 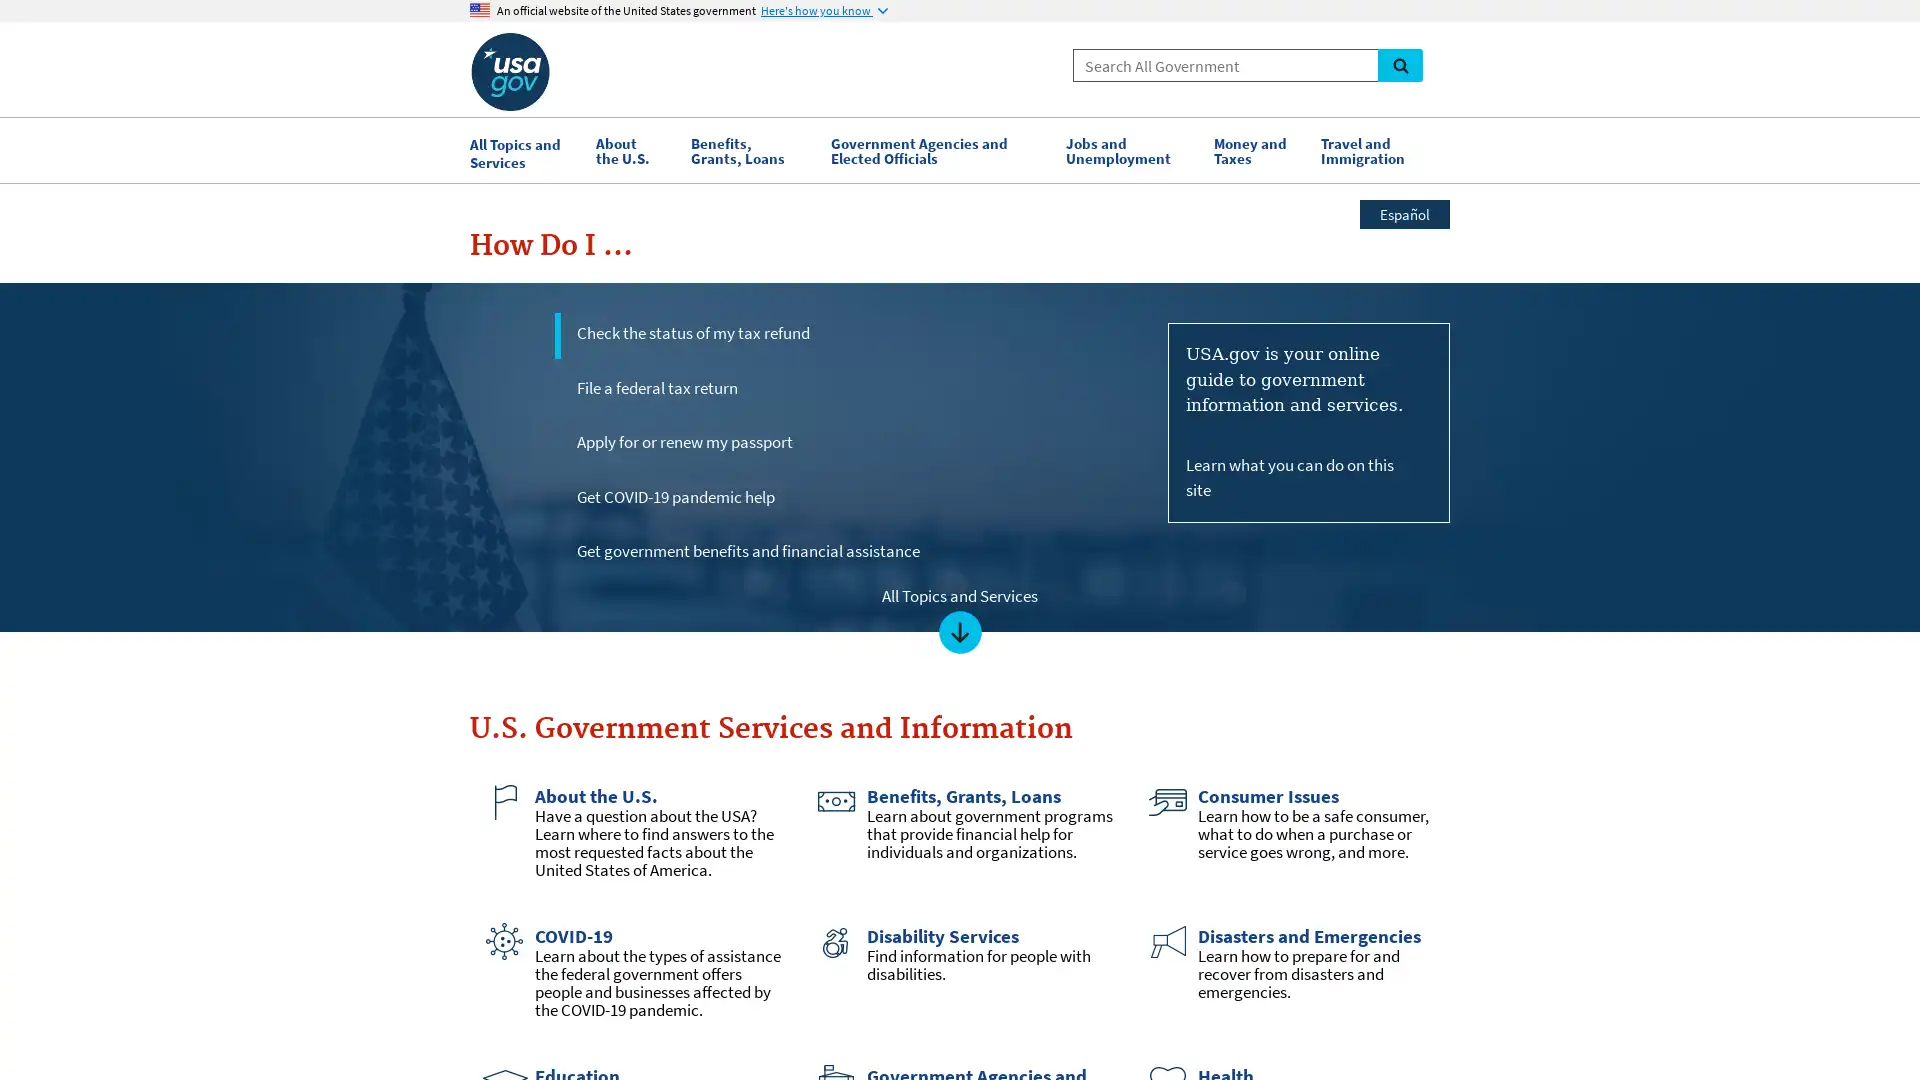 I want to click on About the U.S., so click(x=632, y=149).